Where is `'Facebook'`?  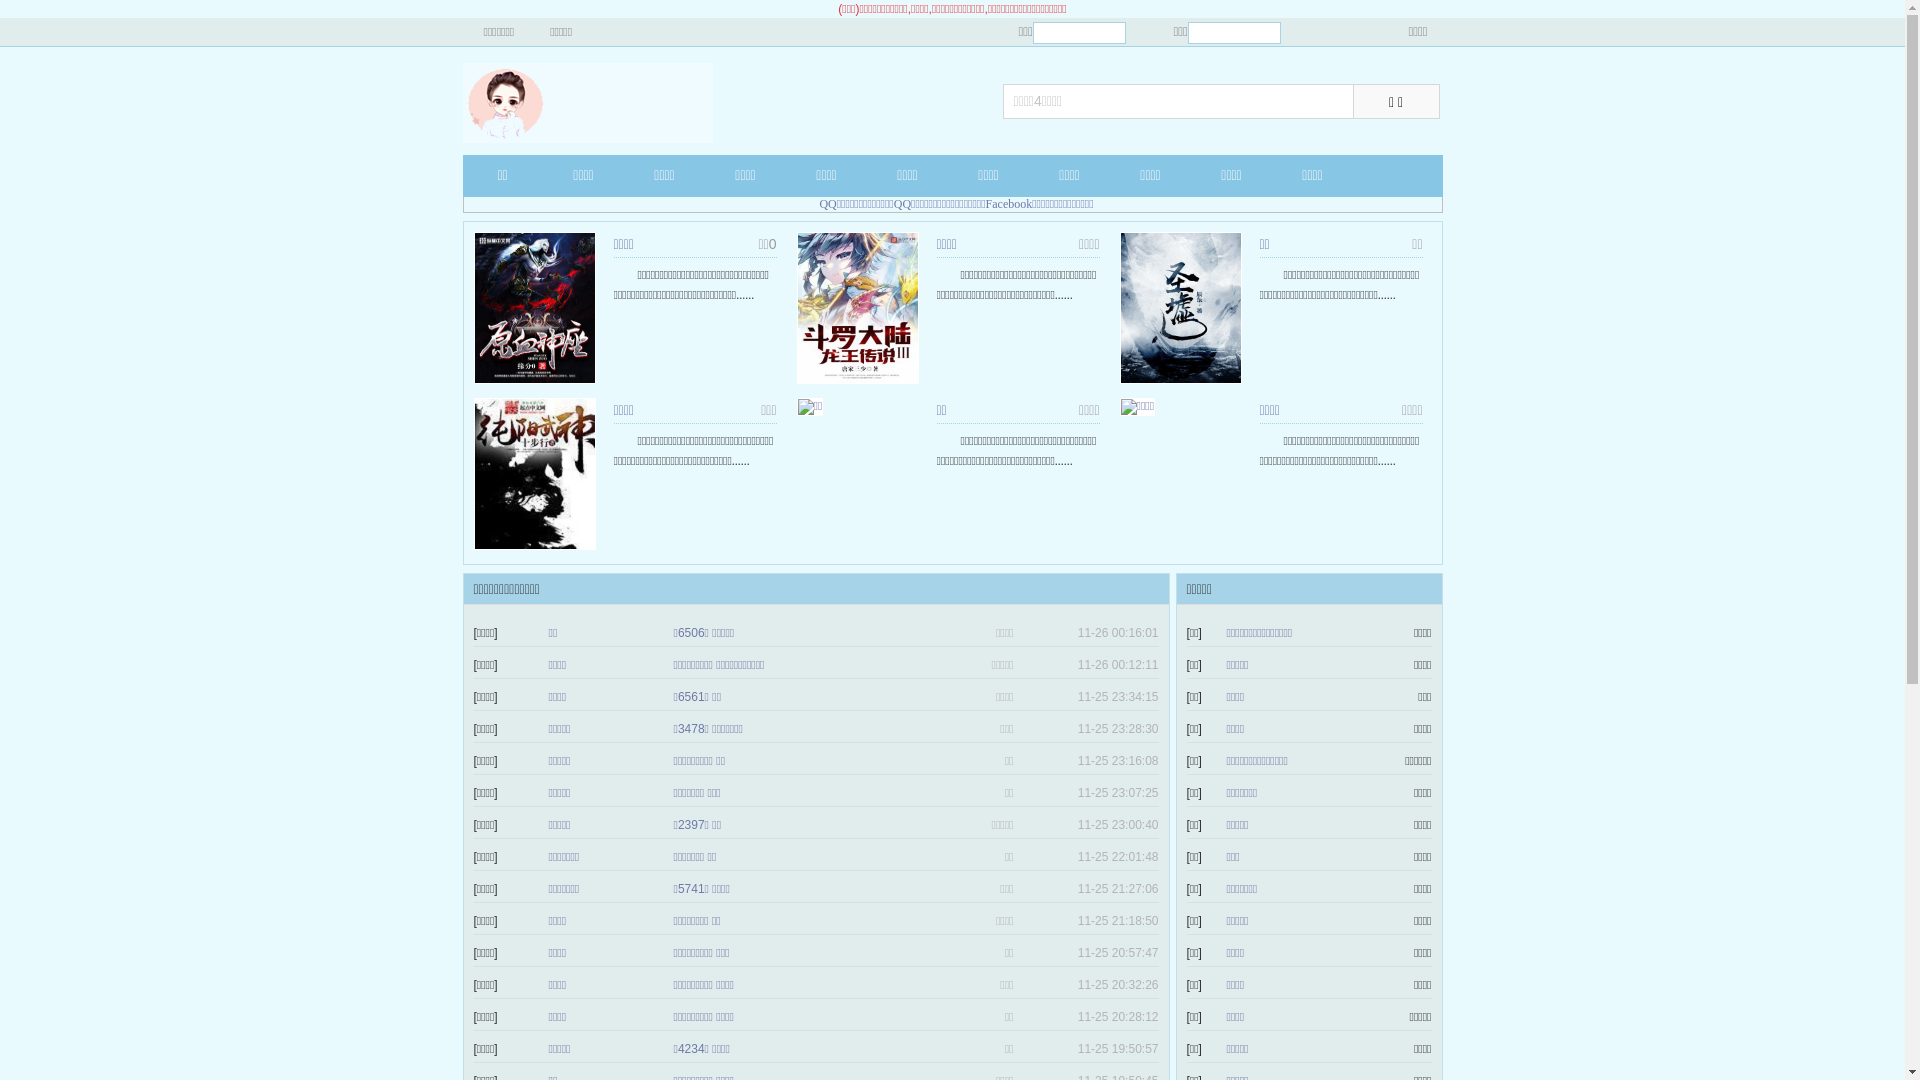 'Facebook' is located at coordinates (985, 204).